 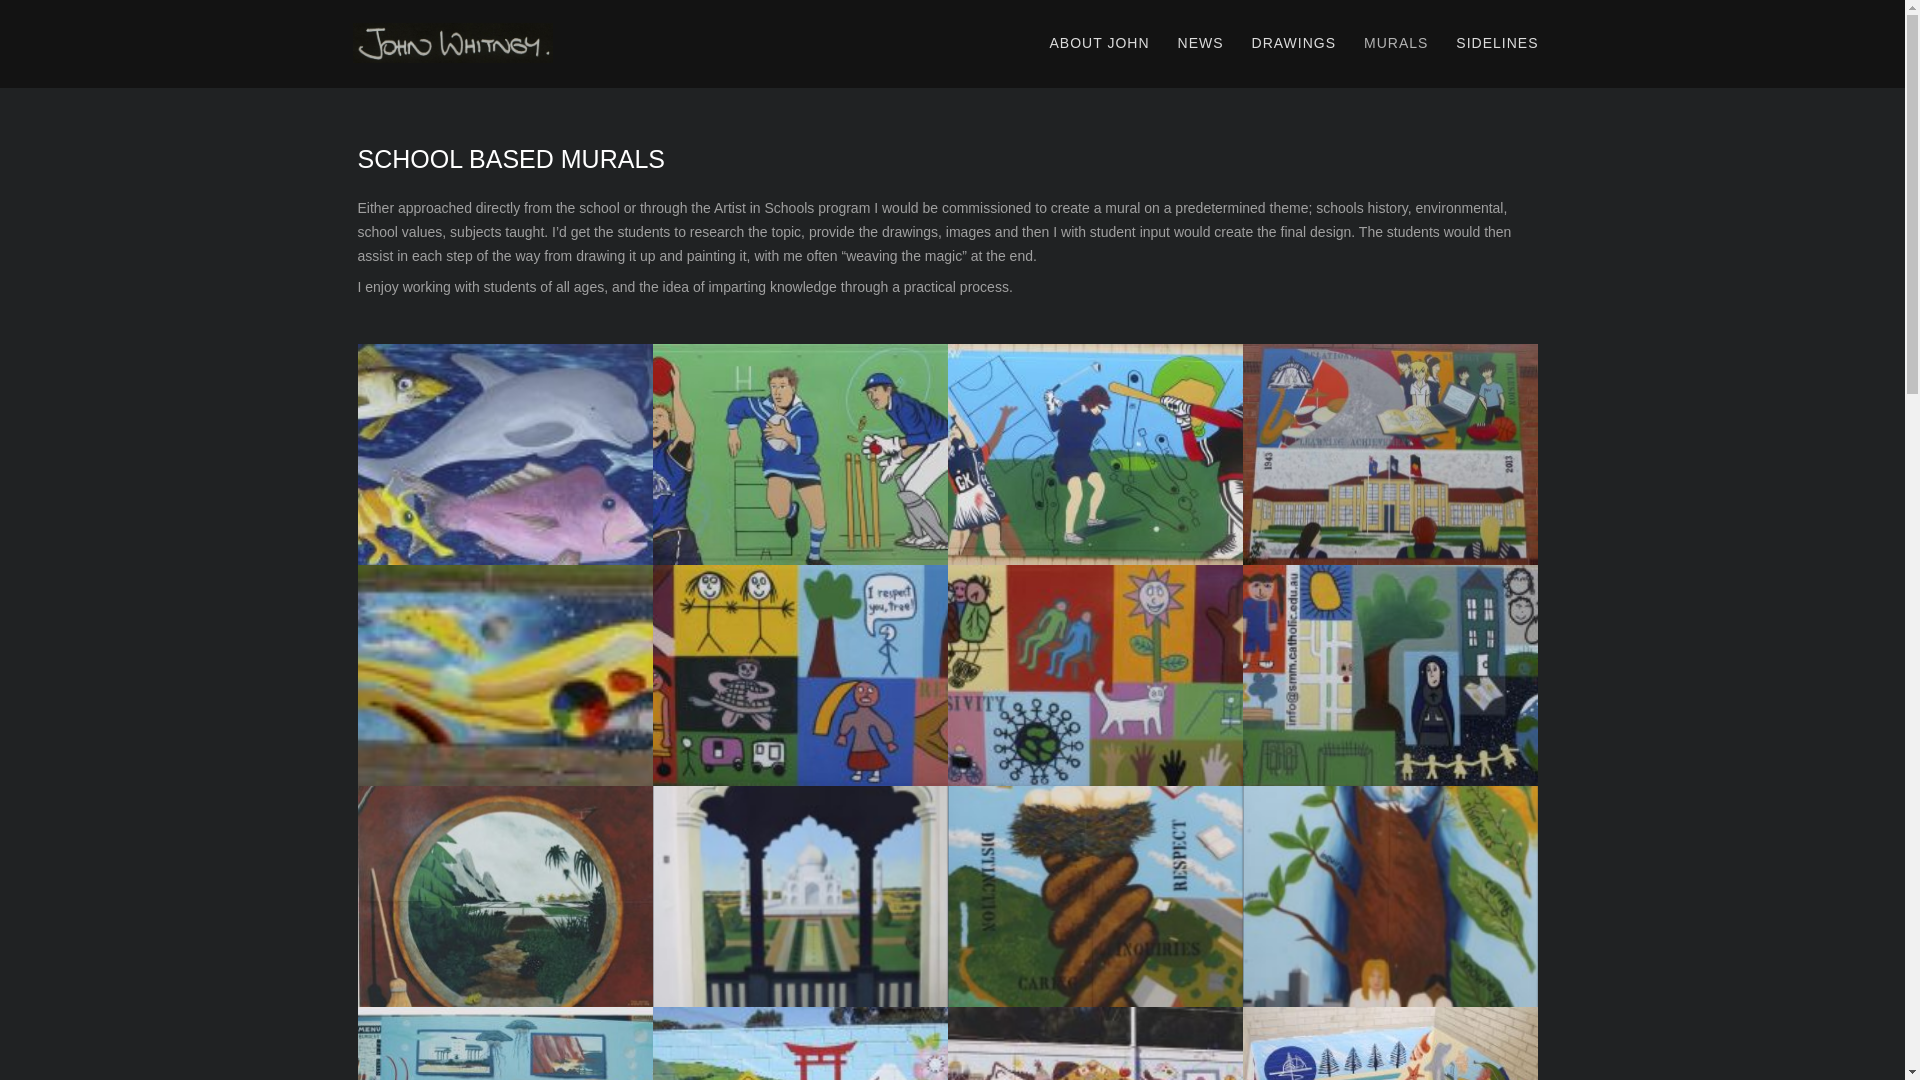 What do you see at coordinates (1497, 43) in the screenshot?
I see `'SIDELINES'` at bounding box center [1497, 43].